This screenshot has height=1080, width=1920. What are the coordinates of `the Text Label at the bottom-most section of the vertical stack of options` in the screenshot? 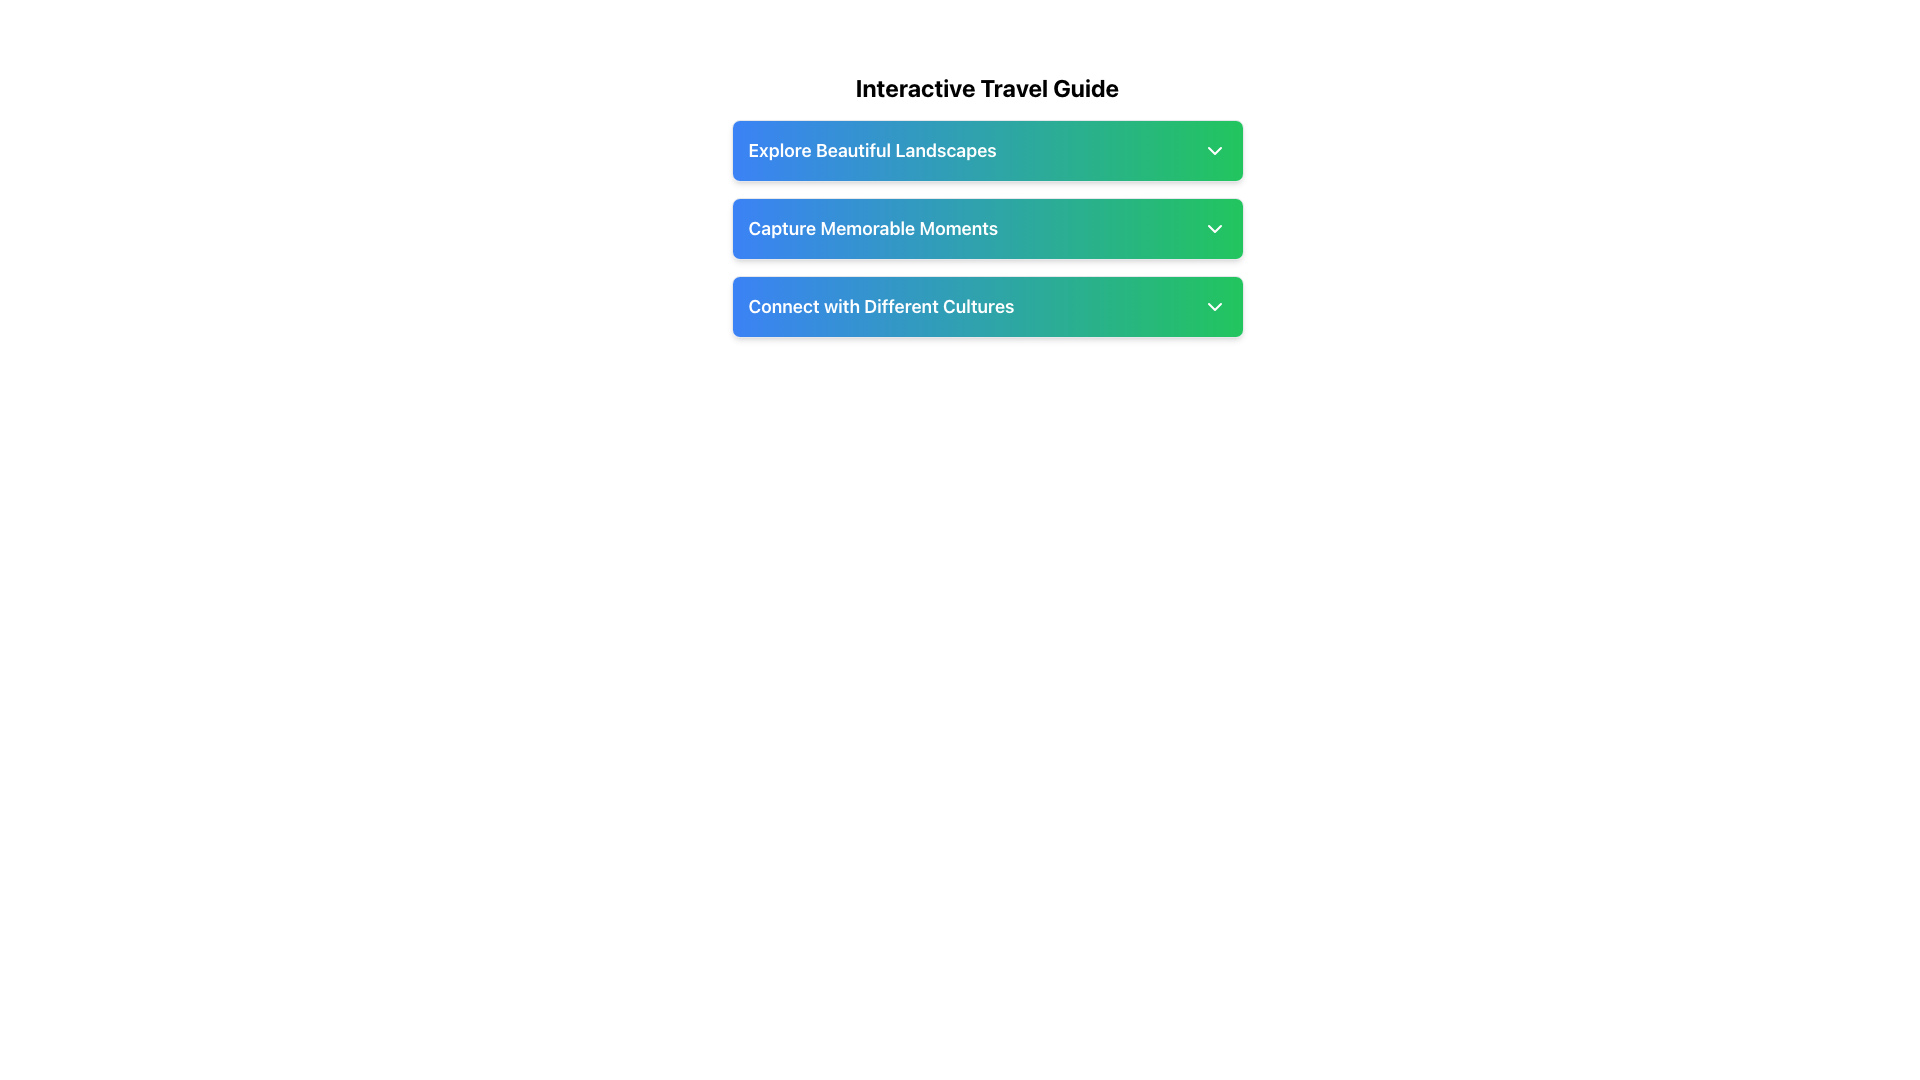 It's located at (880, 307).